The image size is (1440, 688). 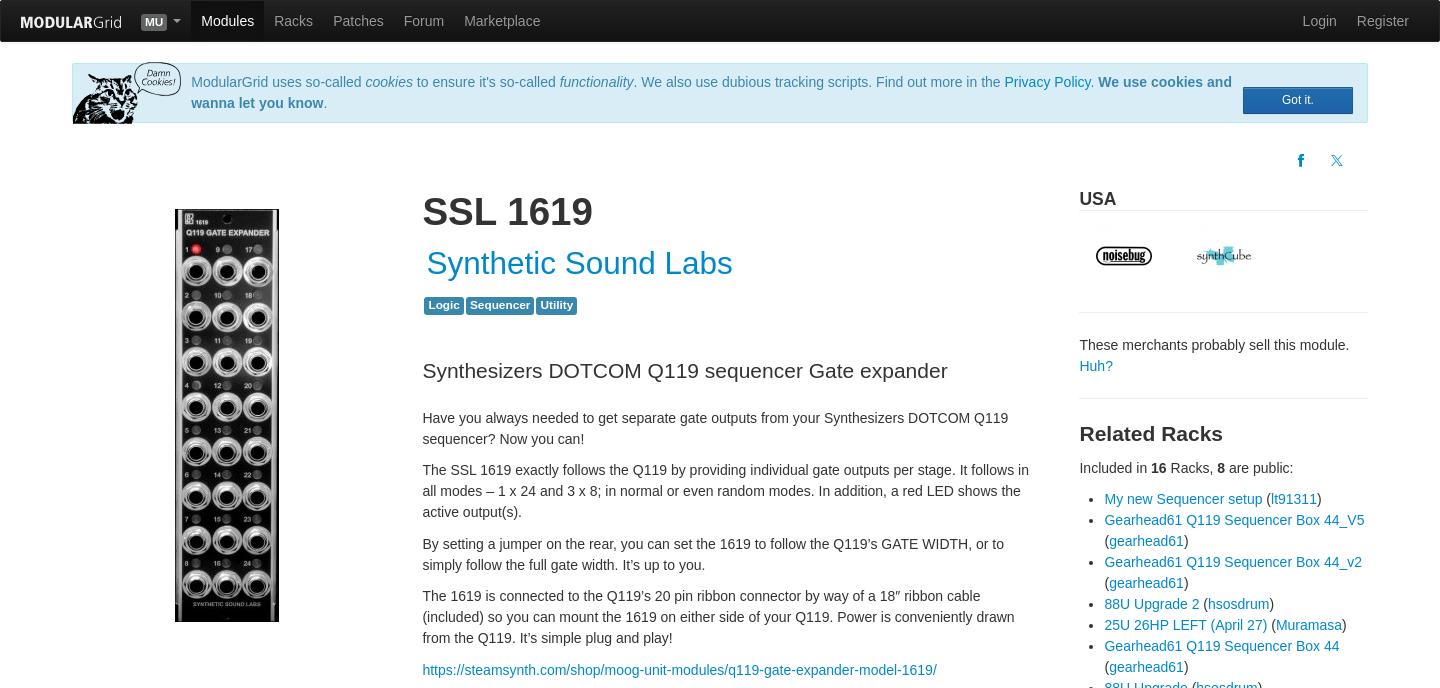 I want to click on 'Sequencer', so click(x=469, y=304).